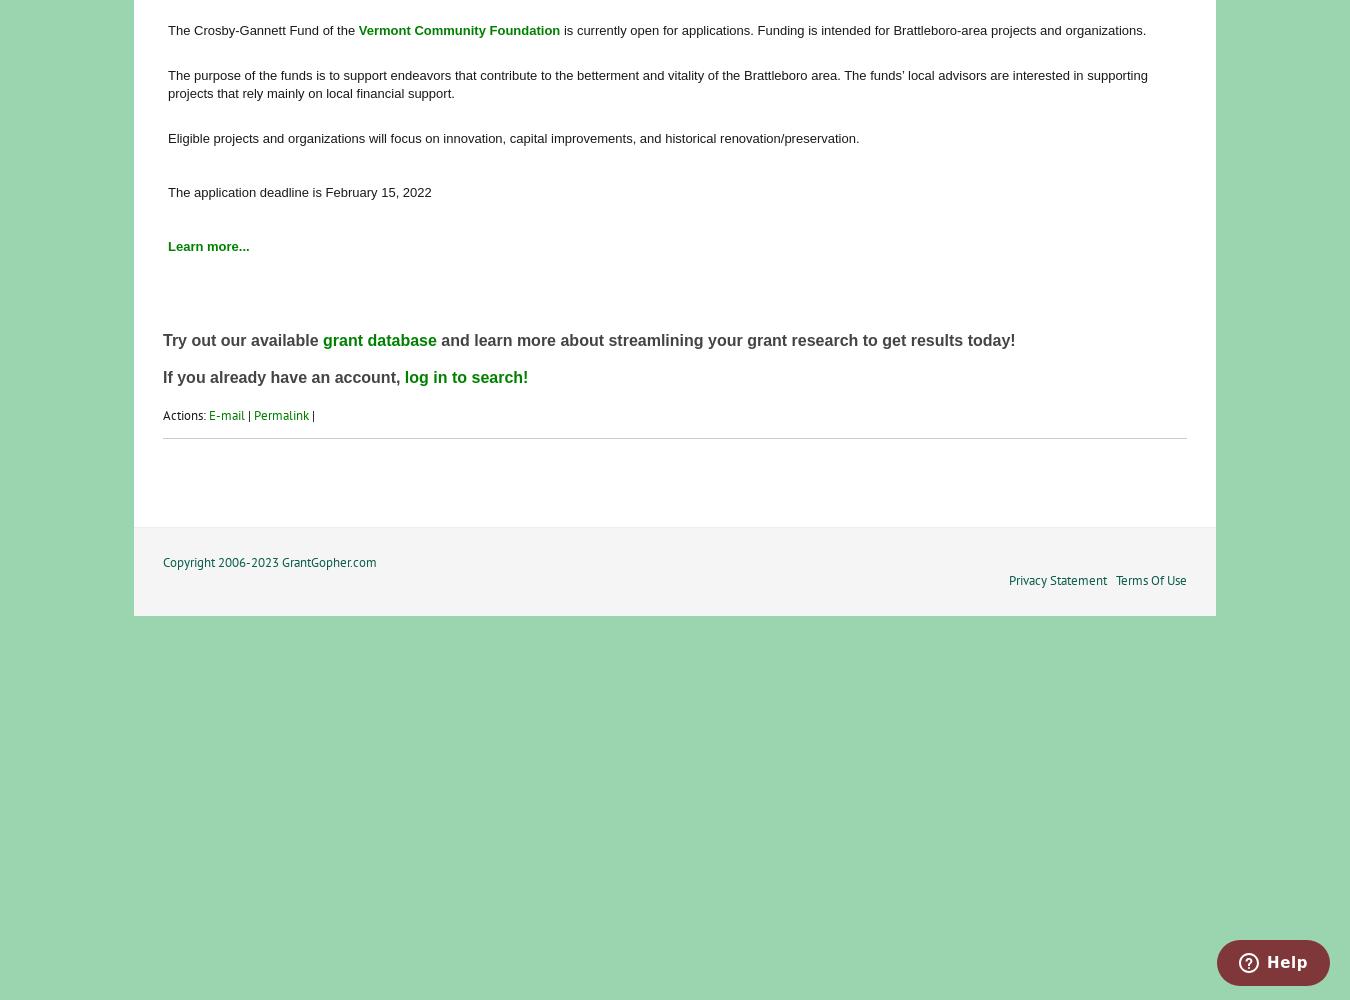  Describe the element at coordinates (657, 82) in the screenshot. I see `'The purpose of the funds is to support endeavors  that contribute to the betterment and vitality of the Brattleboro area.  The funds’ local advisors are interested in supporting projects that  rely mainly on local financial support.'` at that location.